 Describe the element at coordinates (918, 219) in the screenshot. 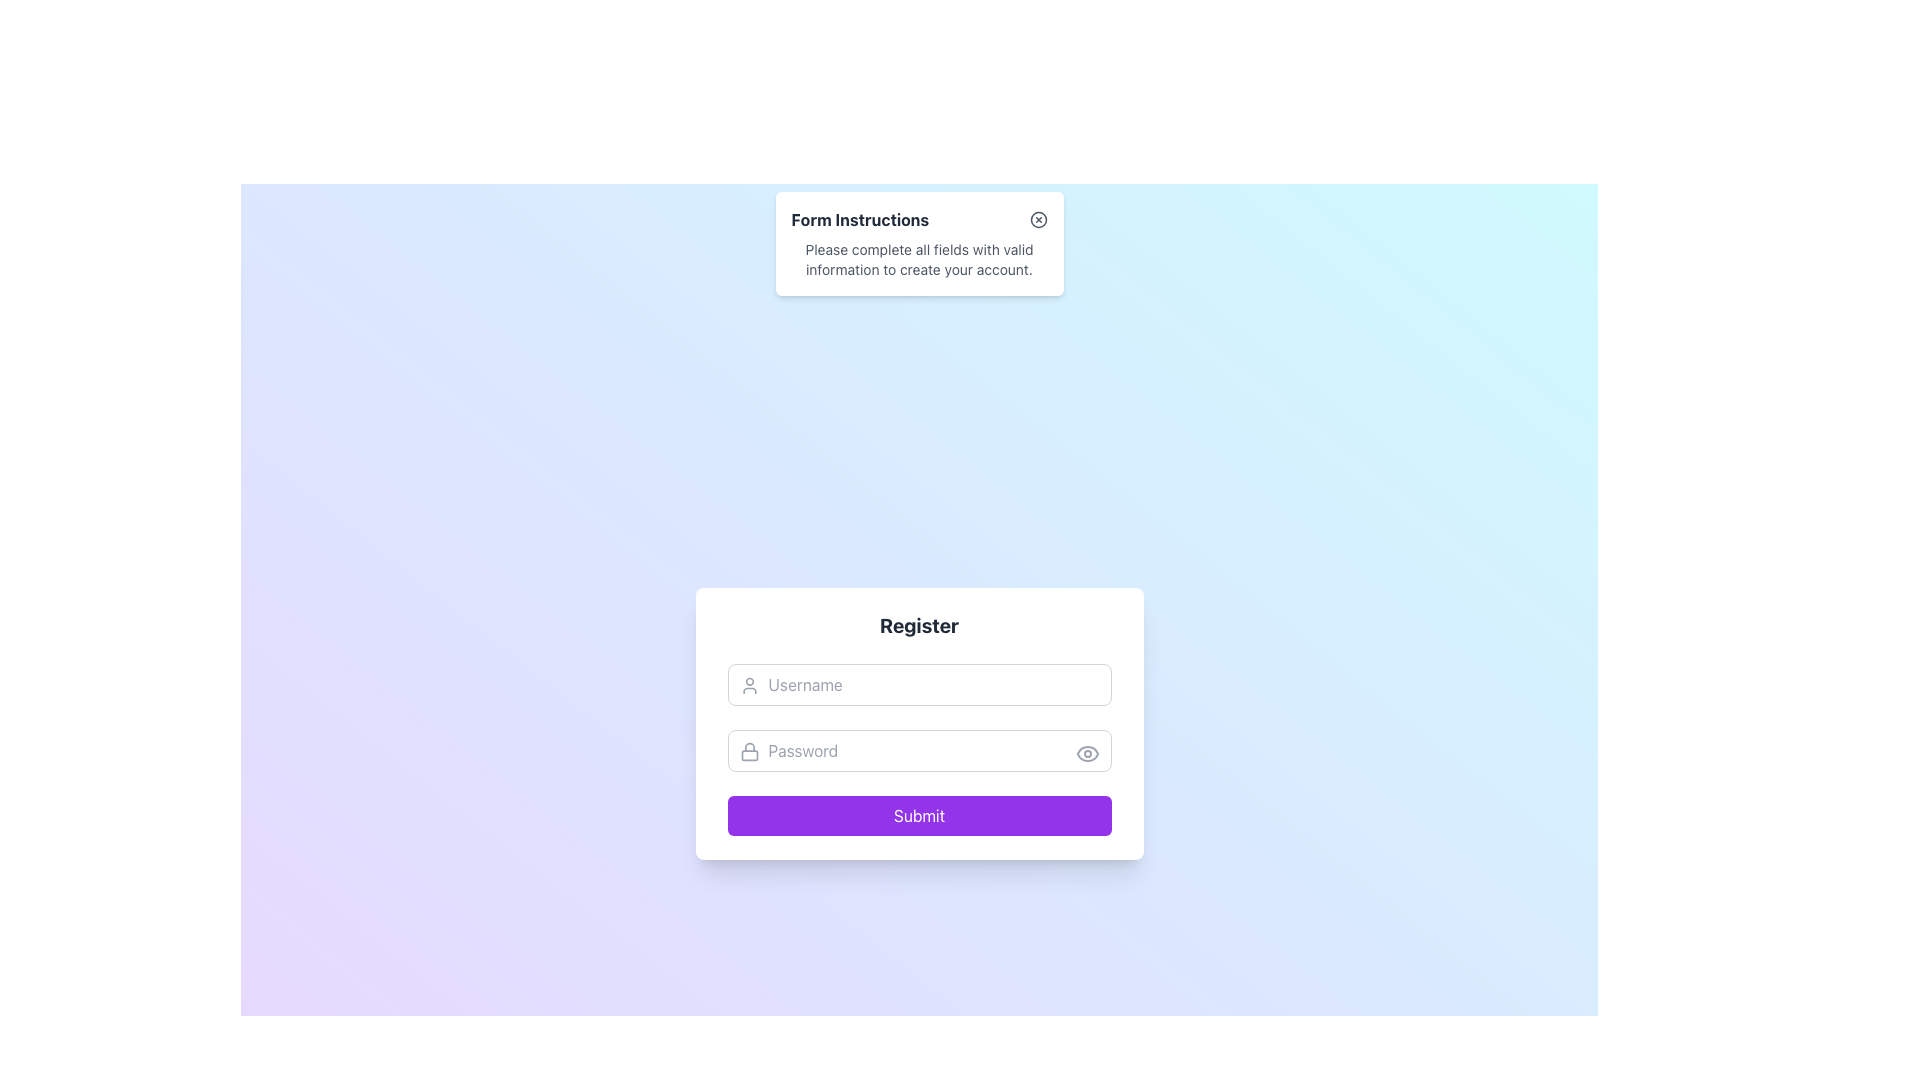

I see `title of the header element located at the top of the 'Form Instructions' card to understand the context of the instructions provided below` at that location.